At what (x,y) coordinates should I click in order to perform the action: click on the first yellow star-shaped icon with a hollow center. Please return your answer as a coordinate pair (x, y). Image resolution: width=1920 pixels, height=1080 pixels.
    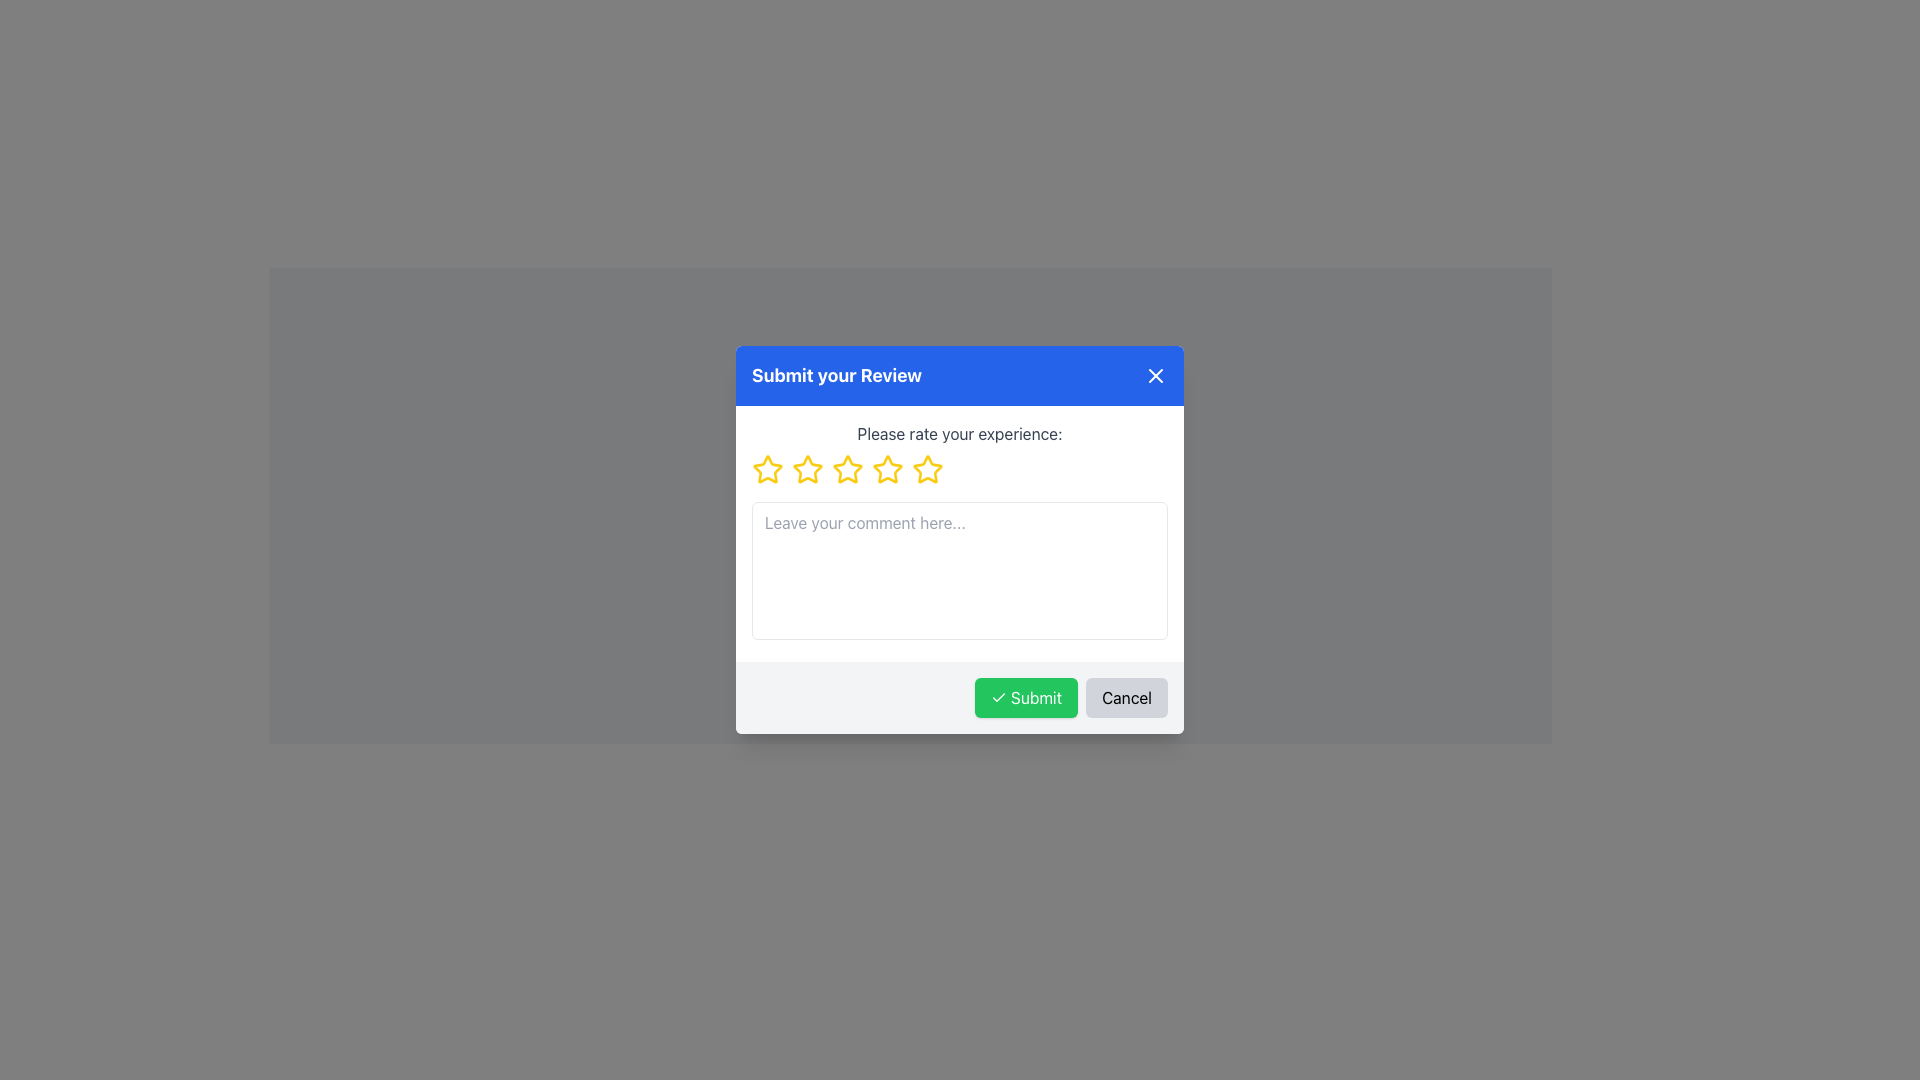
    Looking at the image, I should click on (766, 469).